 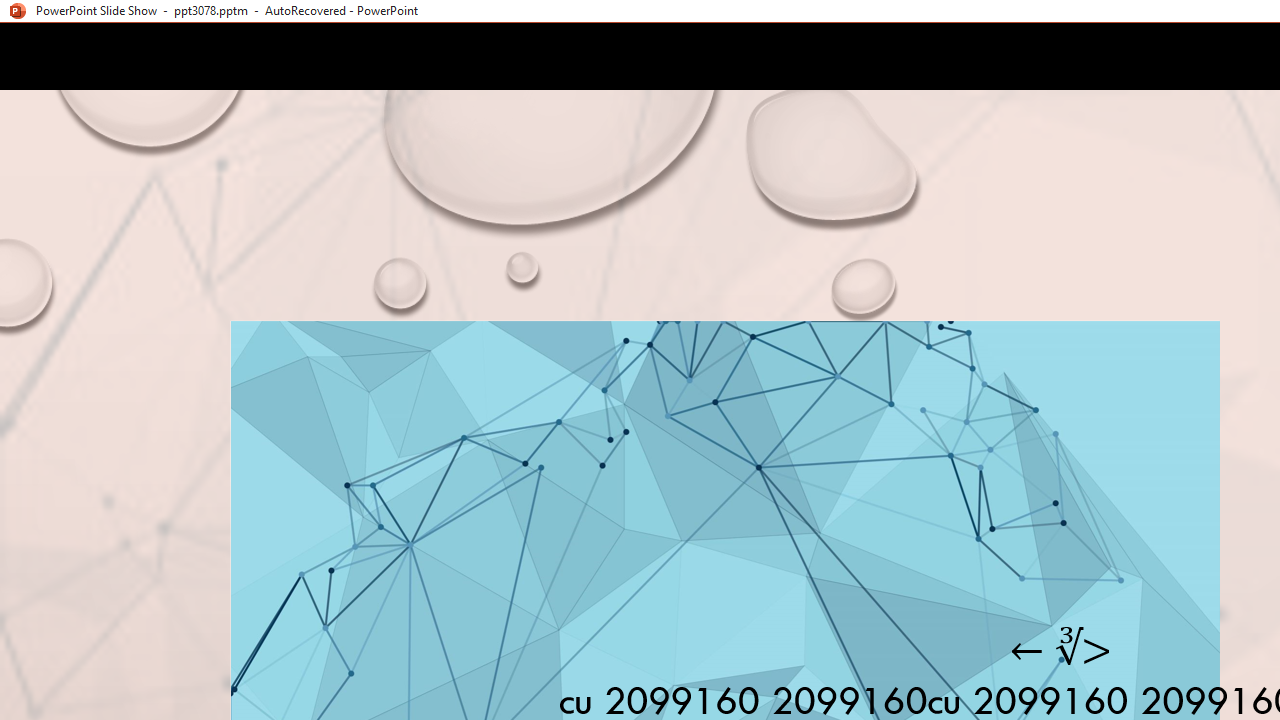 I want to click on 'System', so click(x=10, y=11).